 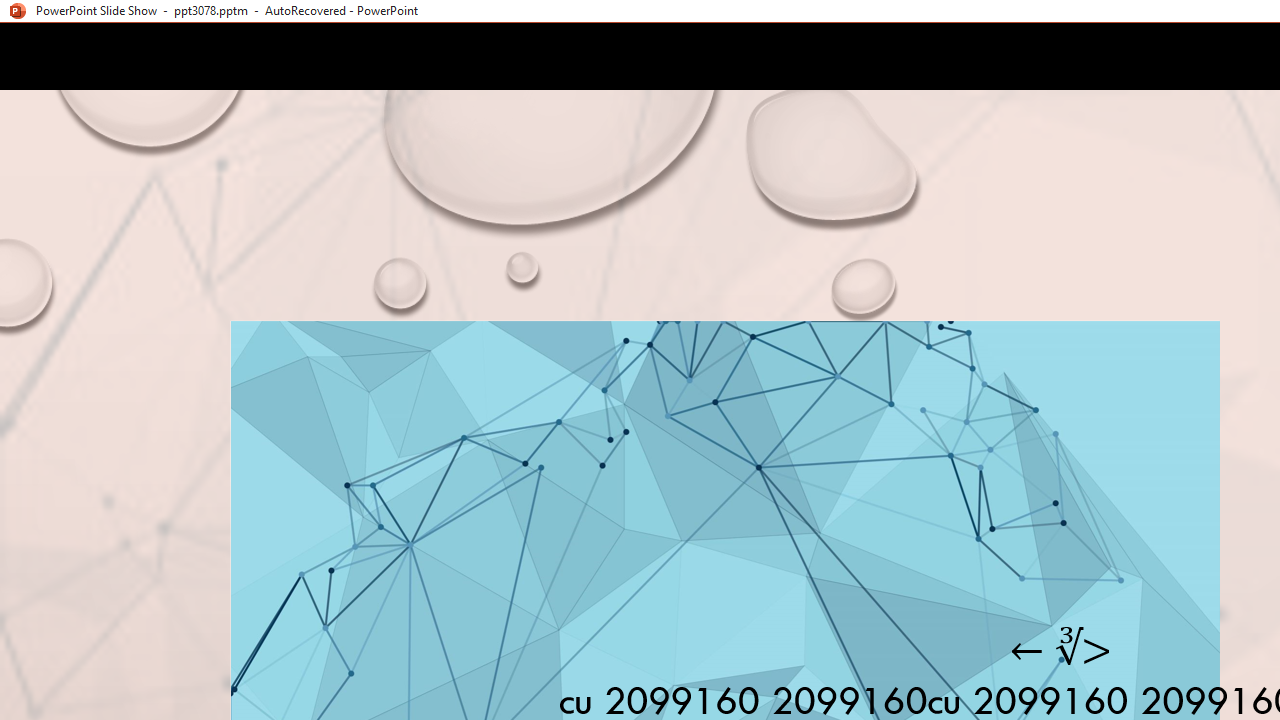 I want to click on 'System', so click(x=10, y=11).